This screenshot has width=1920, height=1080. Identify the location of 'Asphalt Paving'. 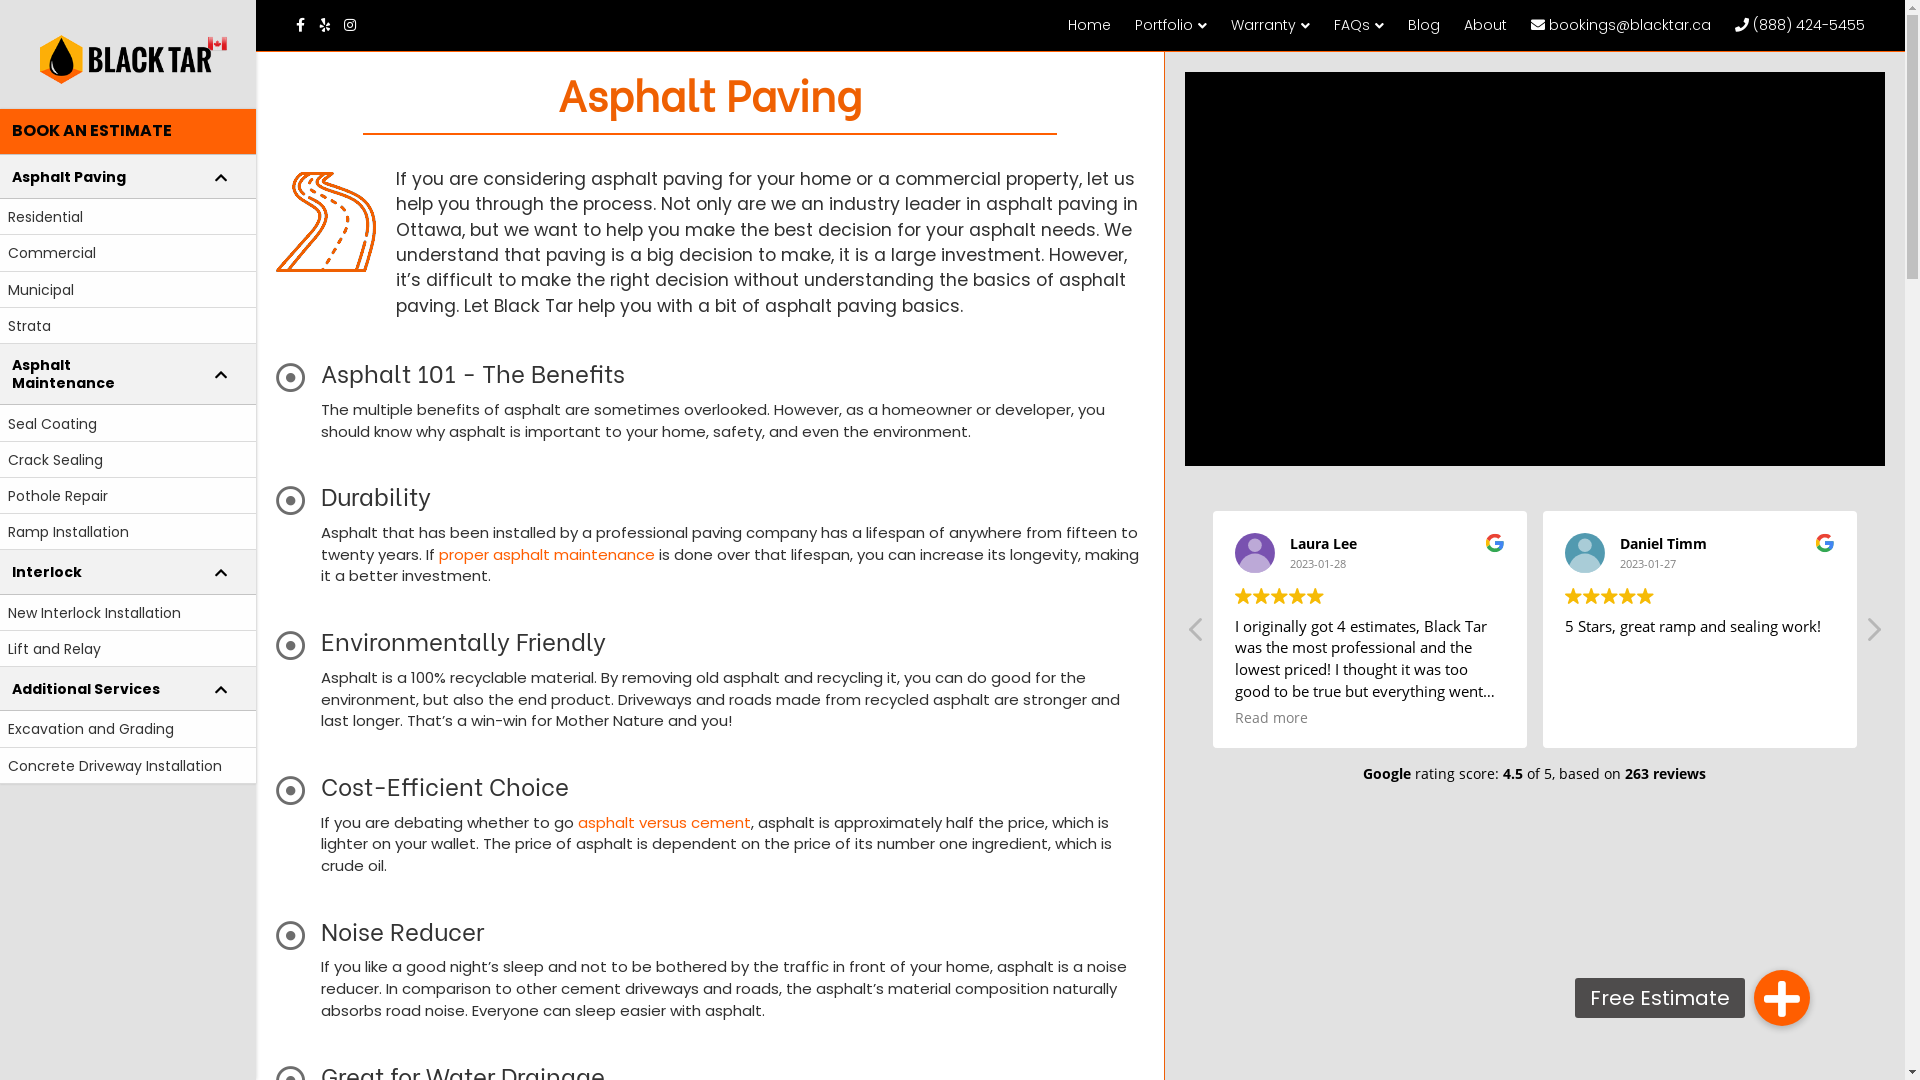
(127, 176).